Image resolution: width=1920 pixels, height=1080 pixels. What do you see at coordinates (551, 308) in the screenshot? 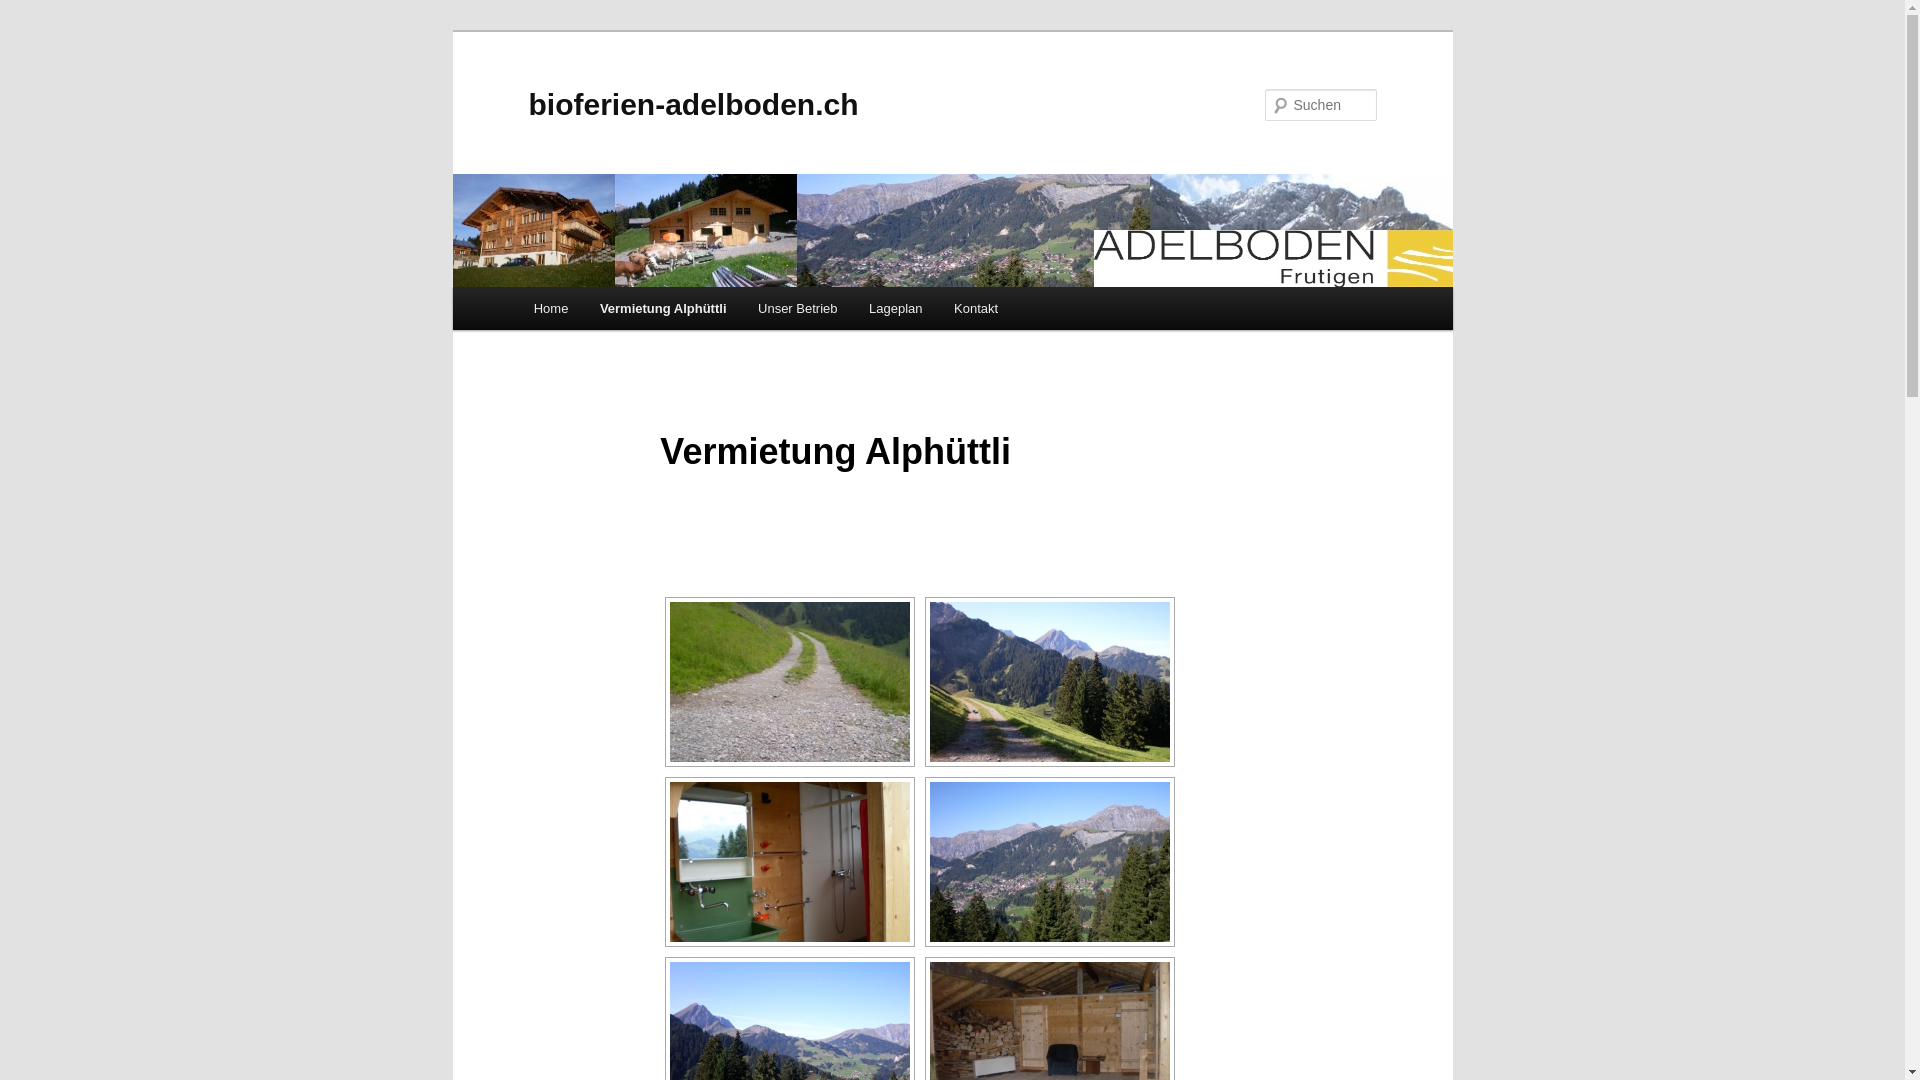
I see `'Home'` at bounding box center [551, 308].